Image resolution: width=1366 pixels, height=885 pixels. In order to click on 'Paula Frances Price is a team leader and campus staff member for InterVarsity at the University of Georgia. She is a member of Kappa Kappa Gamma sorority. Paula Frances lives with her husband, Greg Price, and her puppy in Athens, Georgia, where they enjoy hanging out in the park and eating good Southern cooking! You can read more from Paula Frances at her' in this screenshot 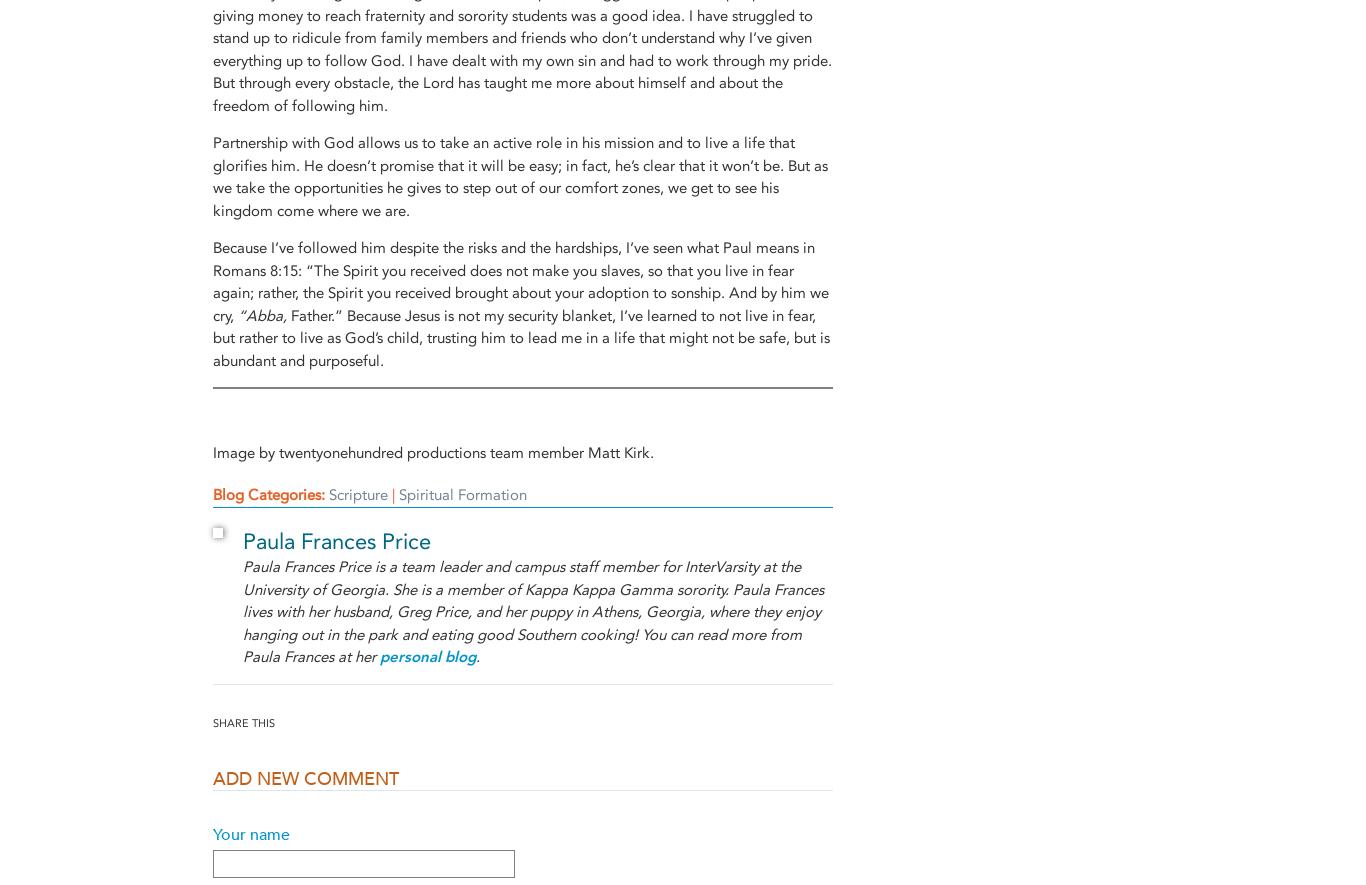, I will do `click(533, 610)`.